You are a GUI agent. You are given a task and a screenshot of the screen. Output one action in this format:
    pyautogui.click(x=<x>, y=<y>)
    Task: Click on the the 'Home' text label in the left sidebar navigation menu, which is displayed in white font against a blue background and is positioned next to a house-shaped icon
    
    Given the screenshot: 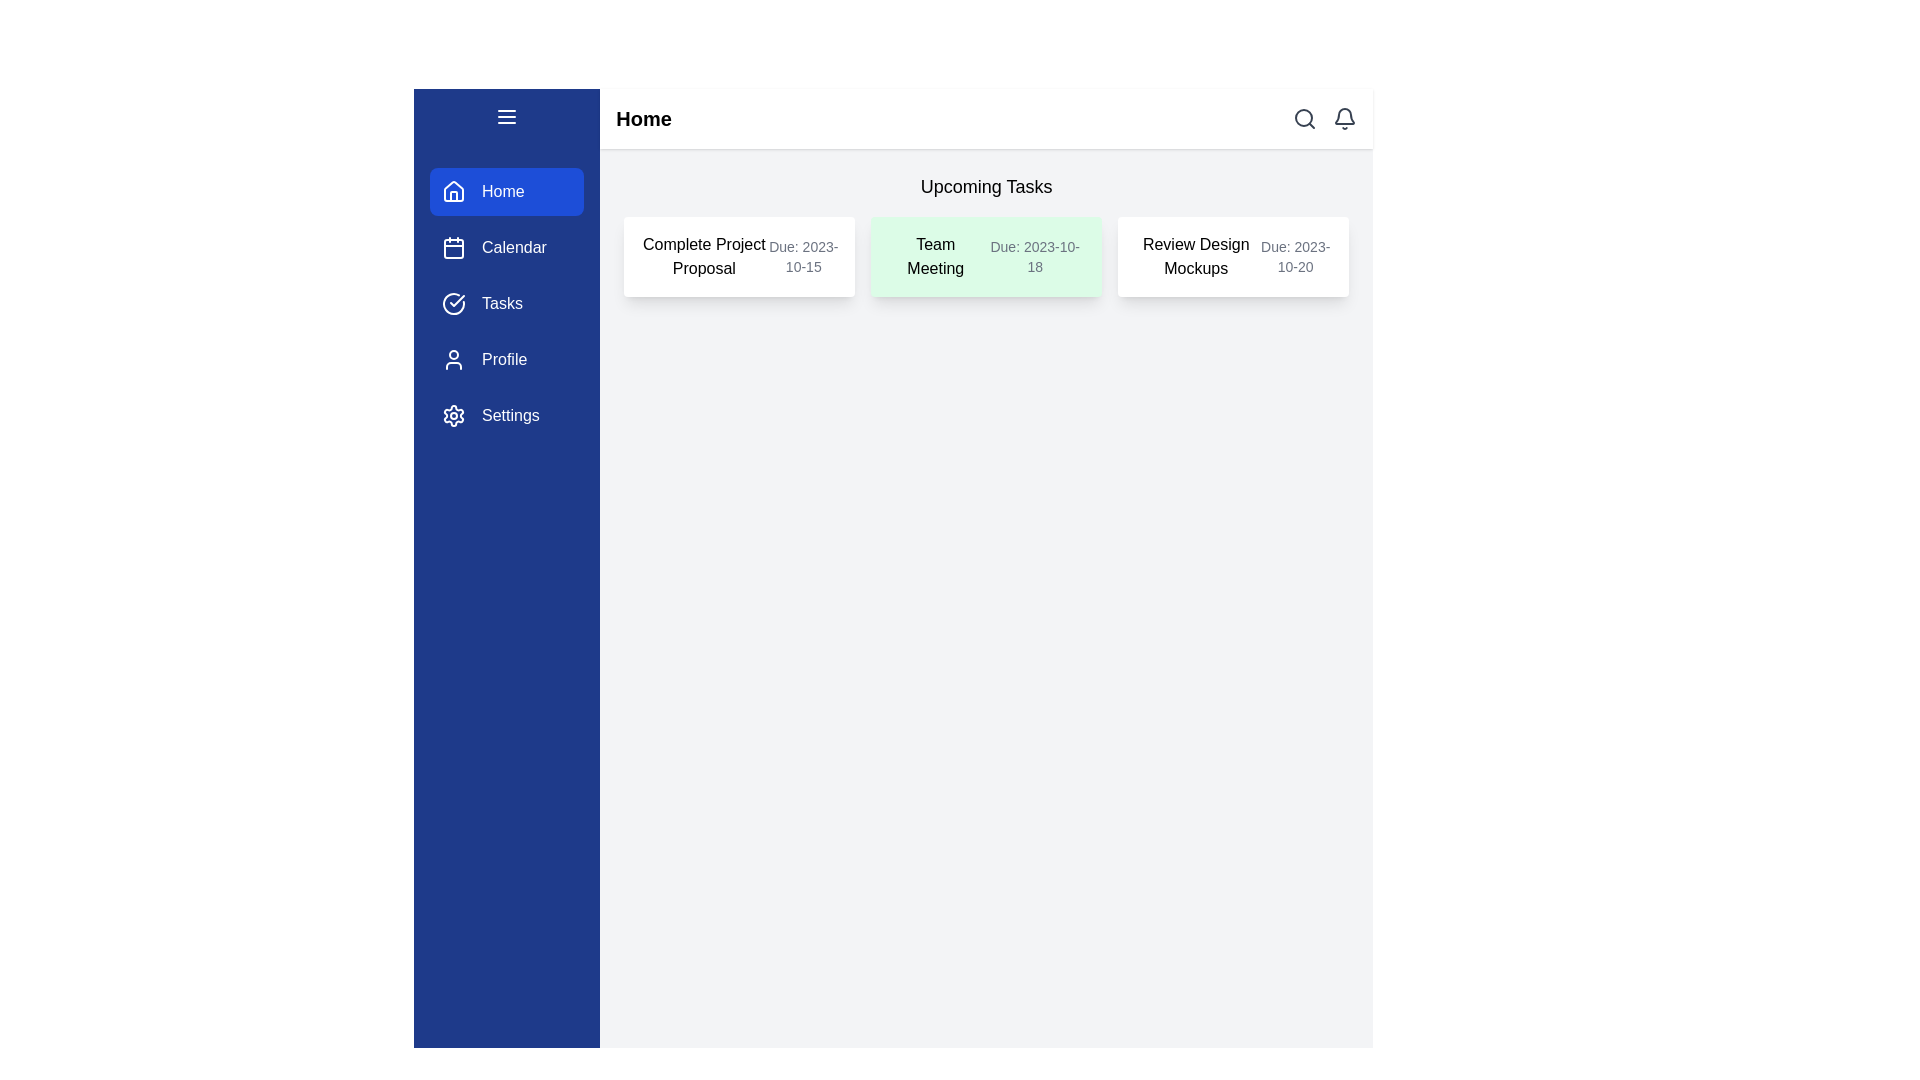 What is the action you would take?
    pyautogui.click(x=503, y=192)
    